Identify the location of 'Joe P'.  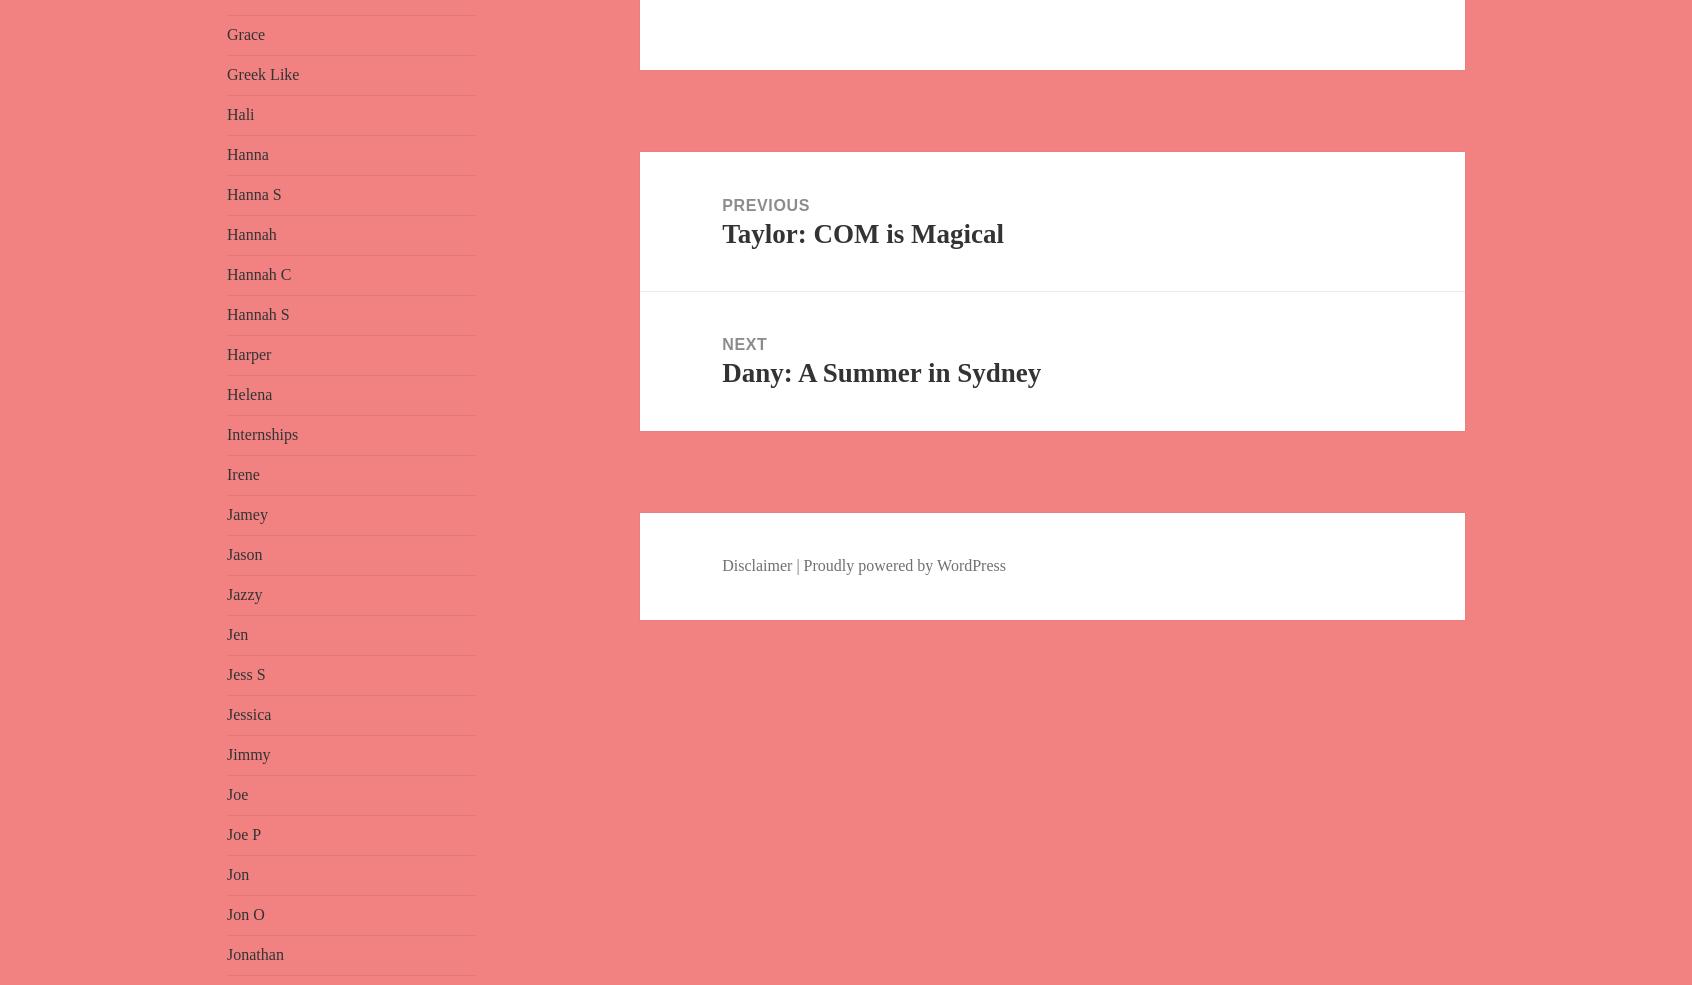
(243, 833).